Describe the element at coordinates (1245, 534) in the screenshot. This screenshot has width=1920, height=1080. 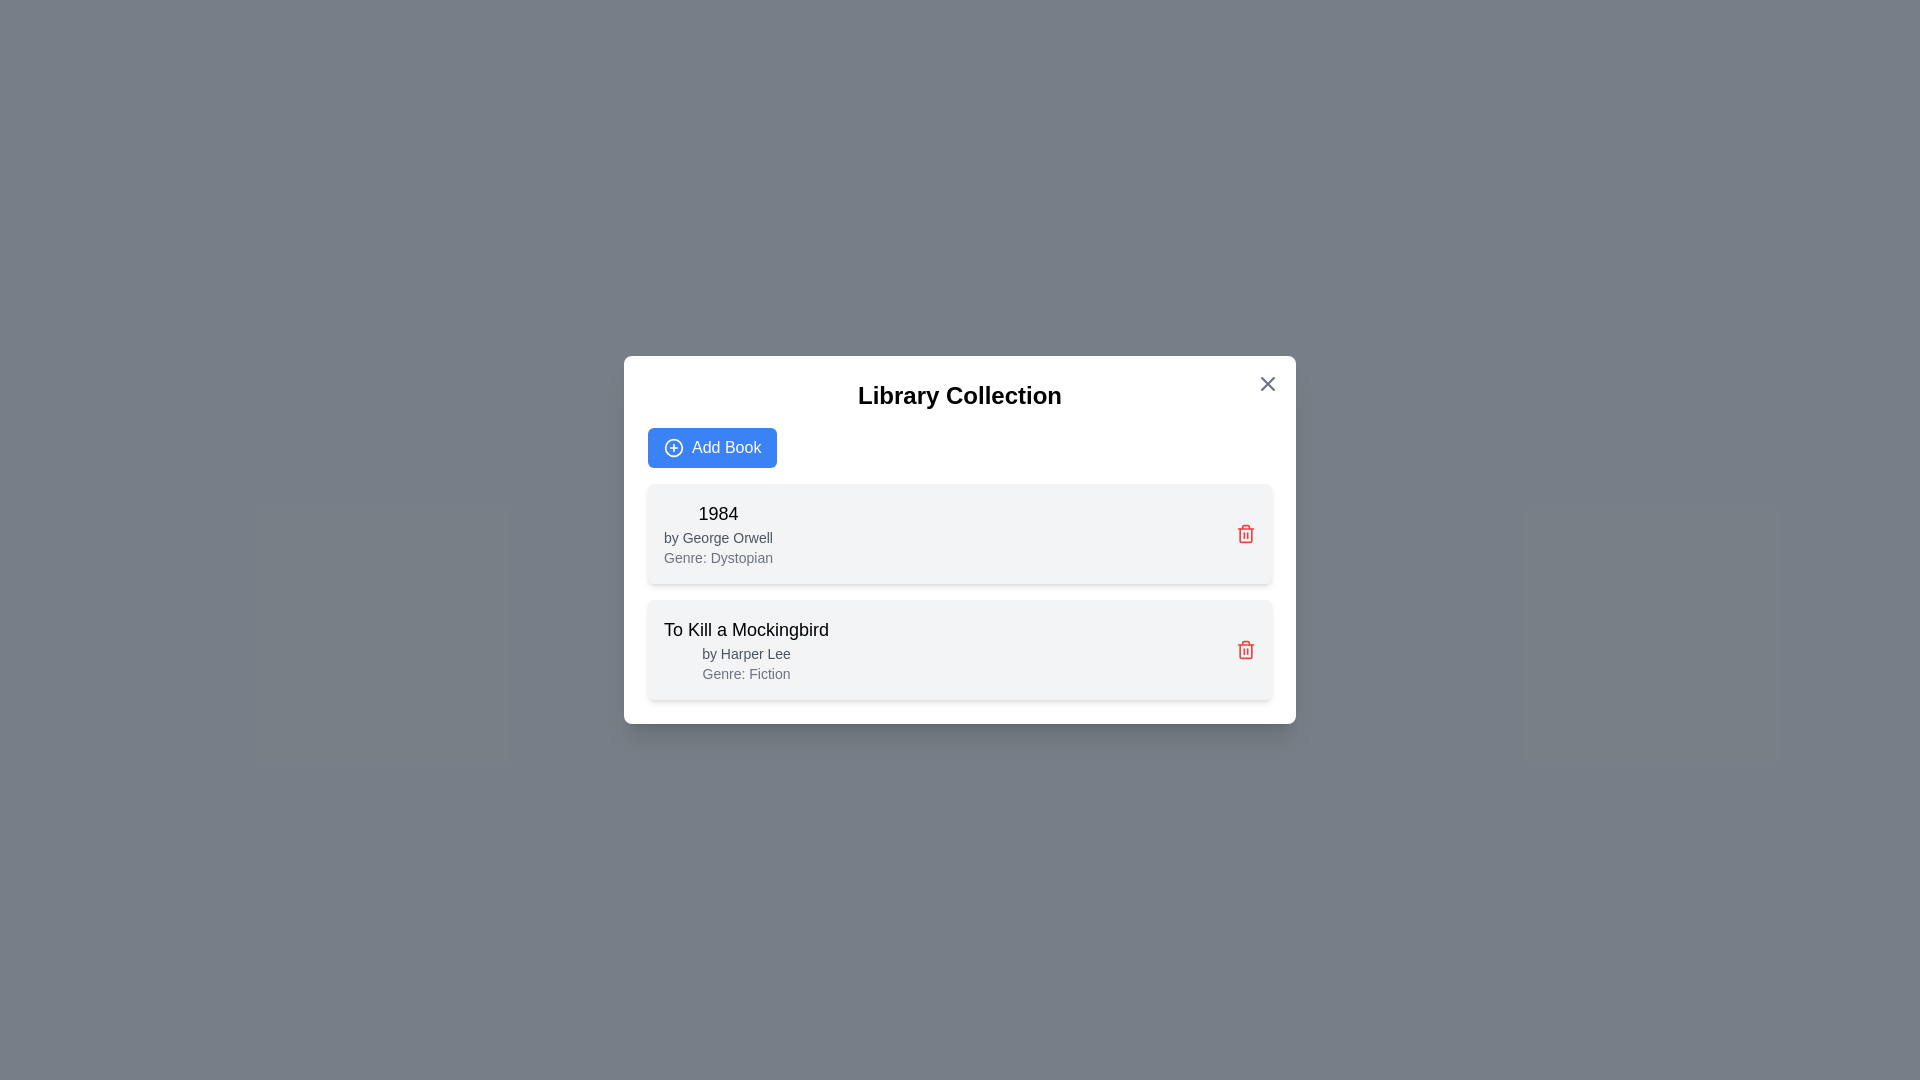
I see `the delete icon button for the book 'To Kill a Mockingbird' in the 'Library Collection' modal` at that location.